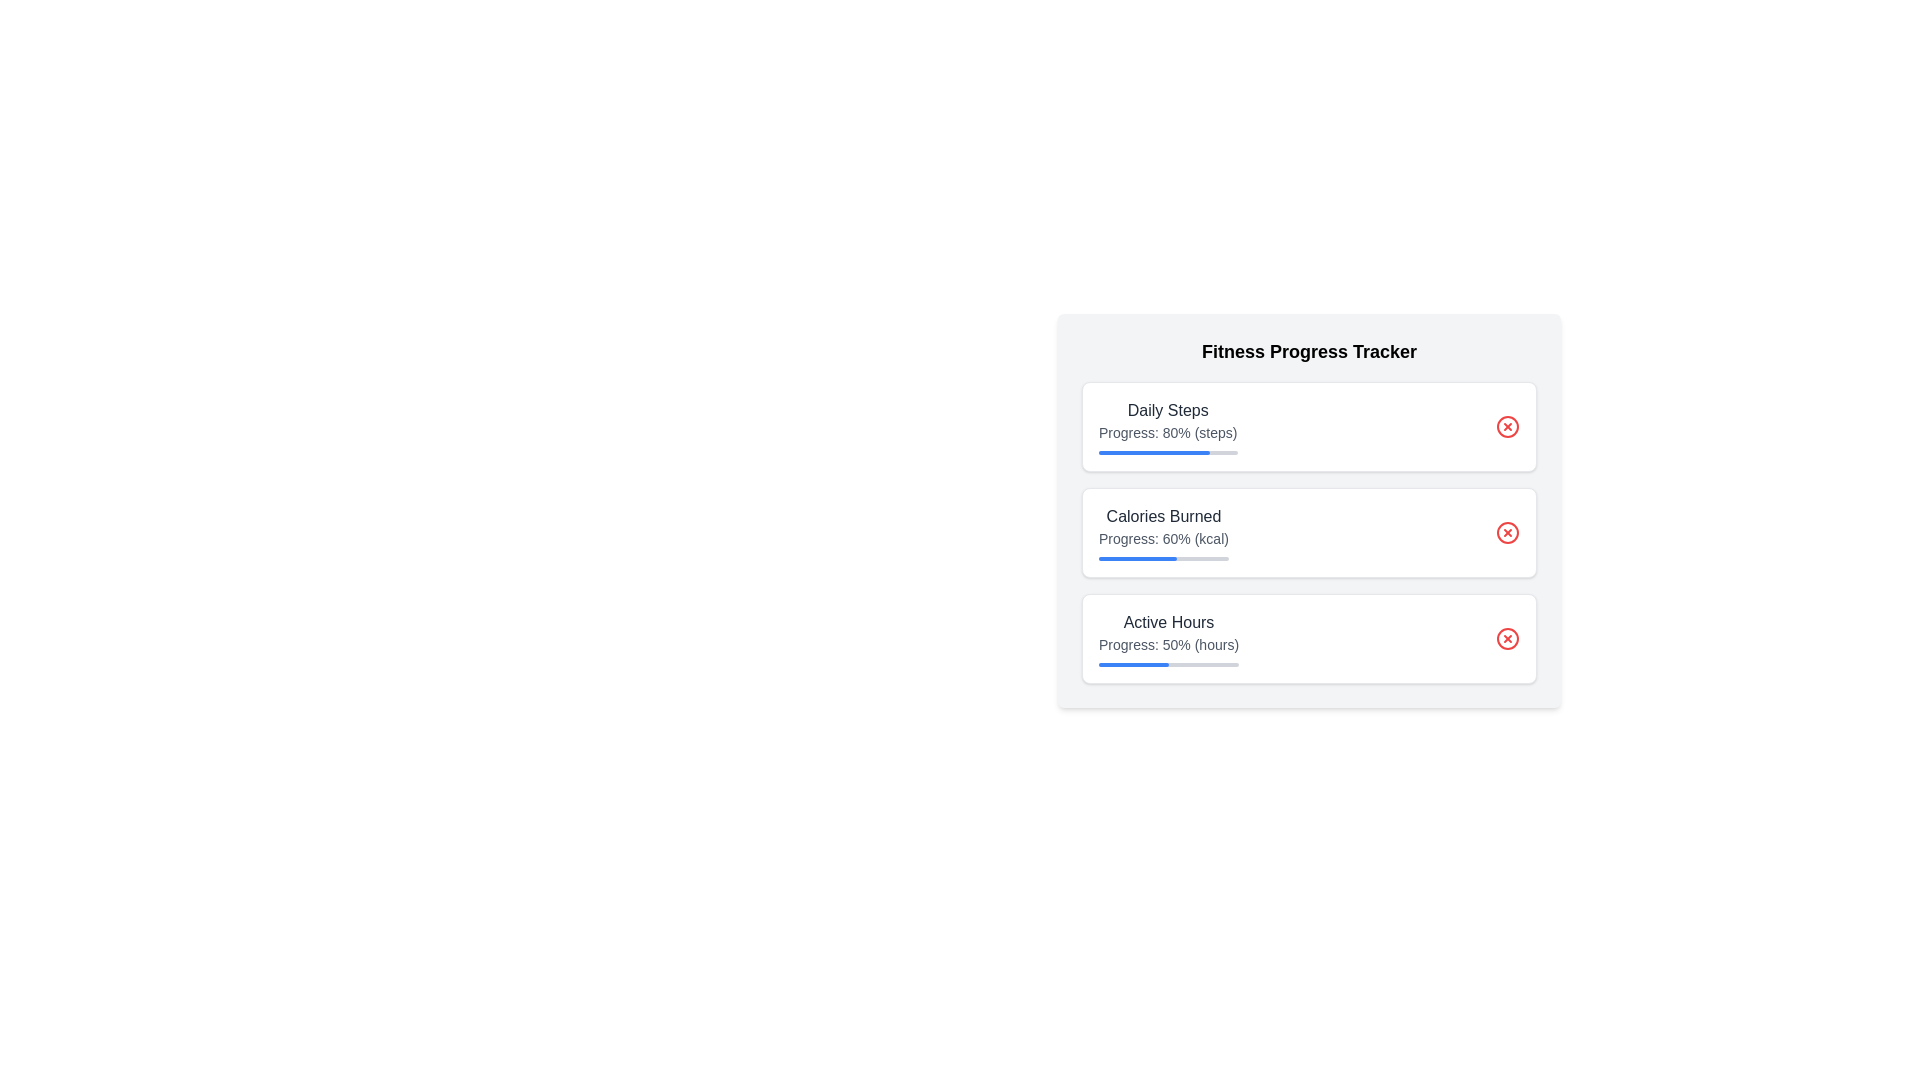  I want to click on the Progress Tracker, which is the second item in the vertical list of trackers in the 'Fitness Progress Tracker' section, displaying progress information related to calories burned, so click(1309, 531).